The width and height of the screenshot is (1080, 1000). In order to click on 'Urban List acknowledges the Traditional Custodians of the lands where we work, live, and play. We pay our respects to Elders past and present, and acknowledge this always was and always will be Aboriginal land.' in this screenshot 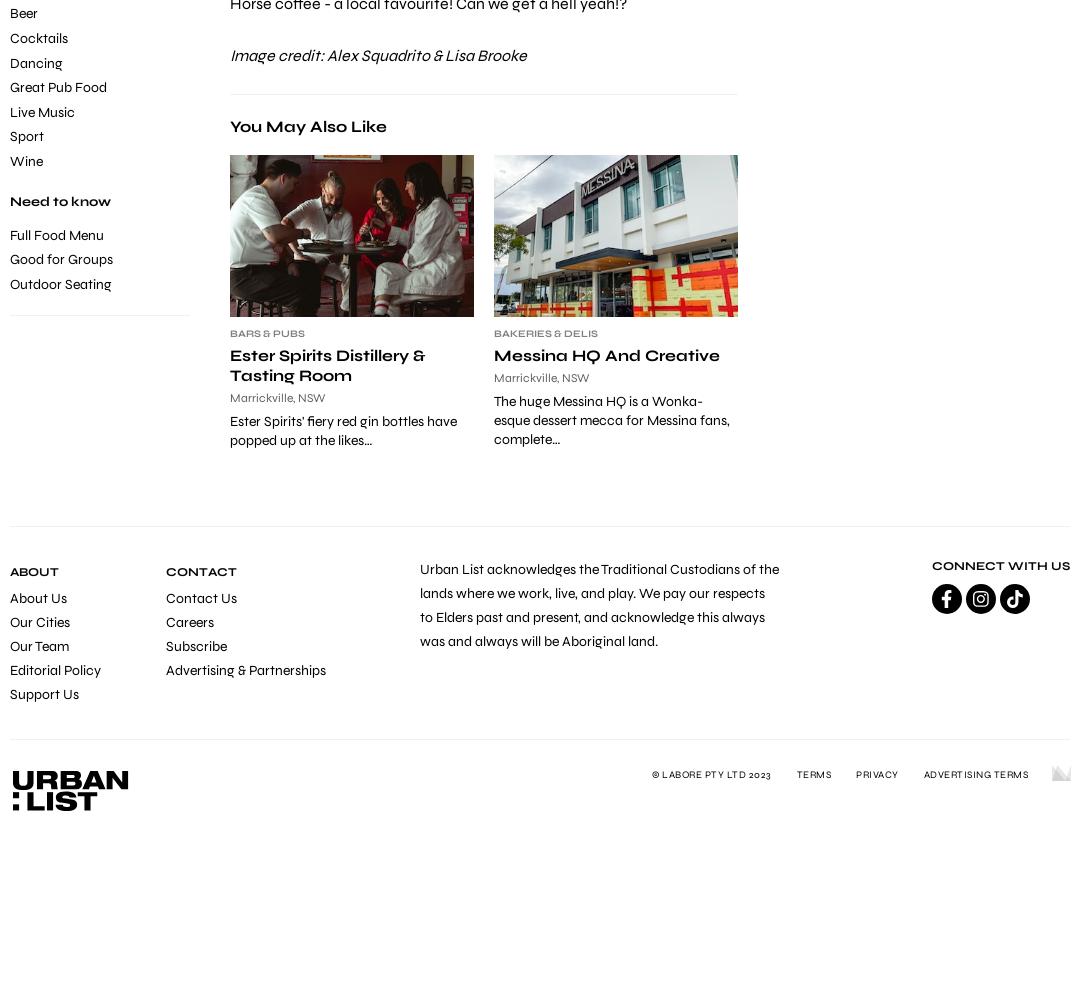, I will do `click(598, 604)`.